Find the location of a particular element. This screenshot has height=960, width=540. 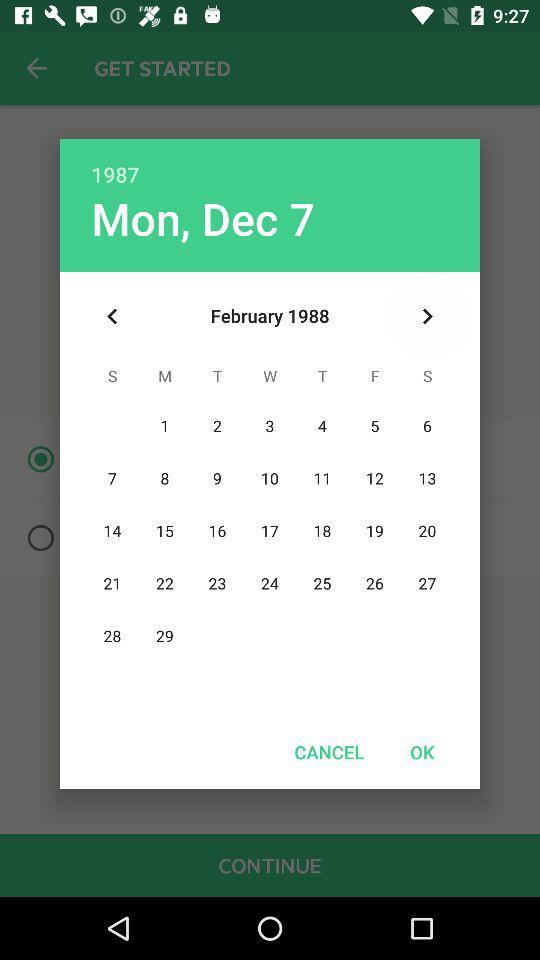

1987 is located at coordinates (270, 162).